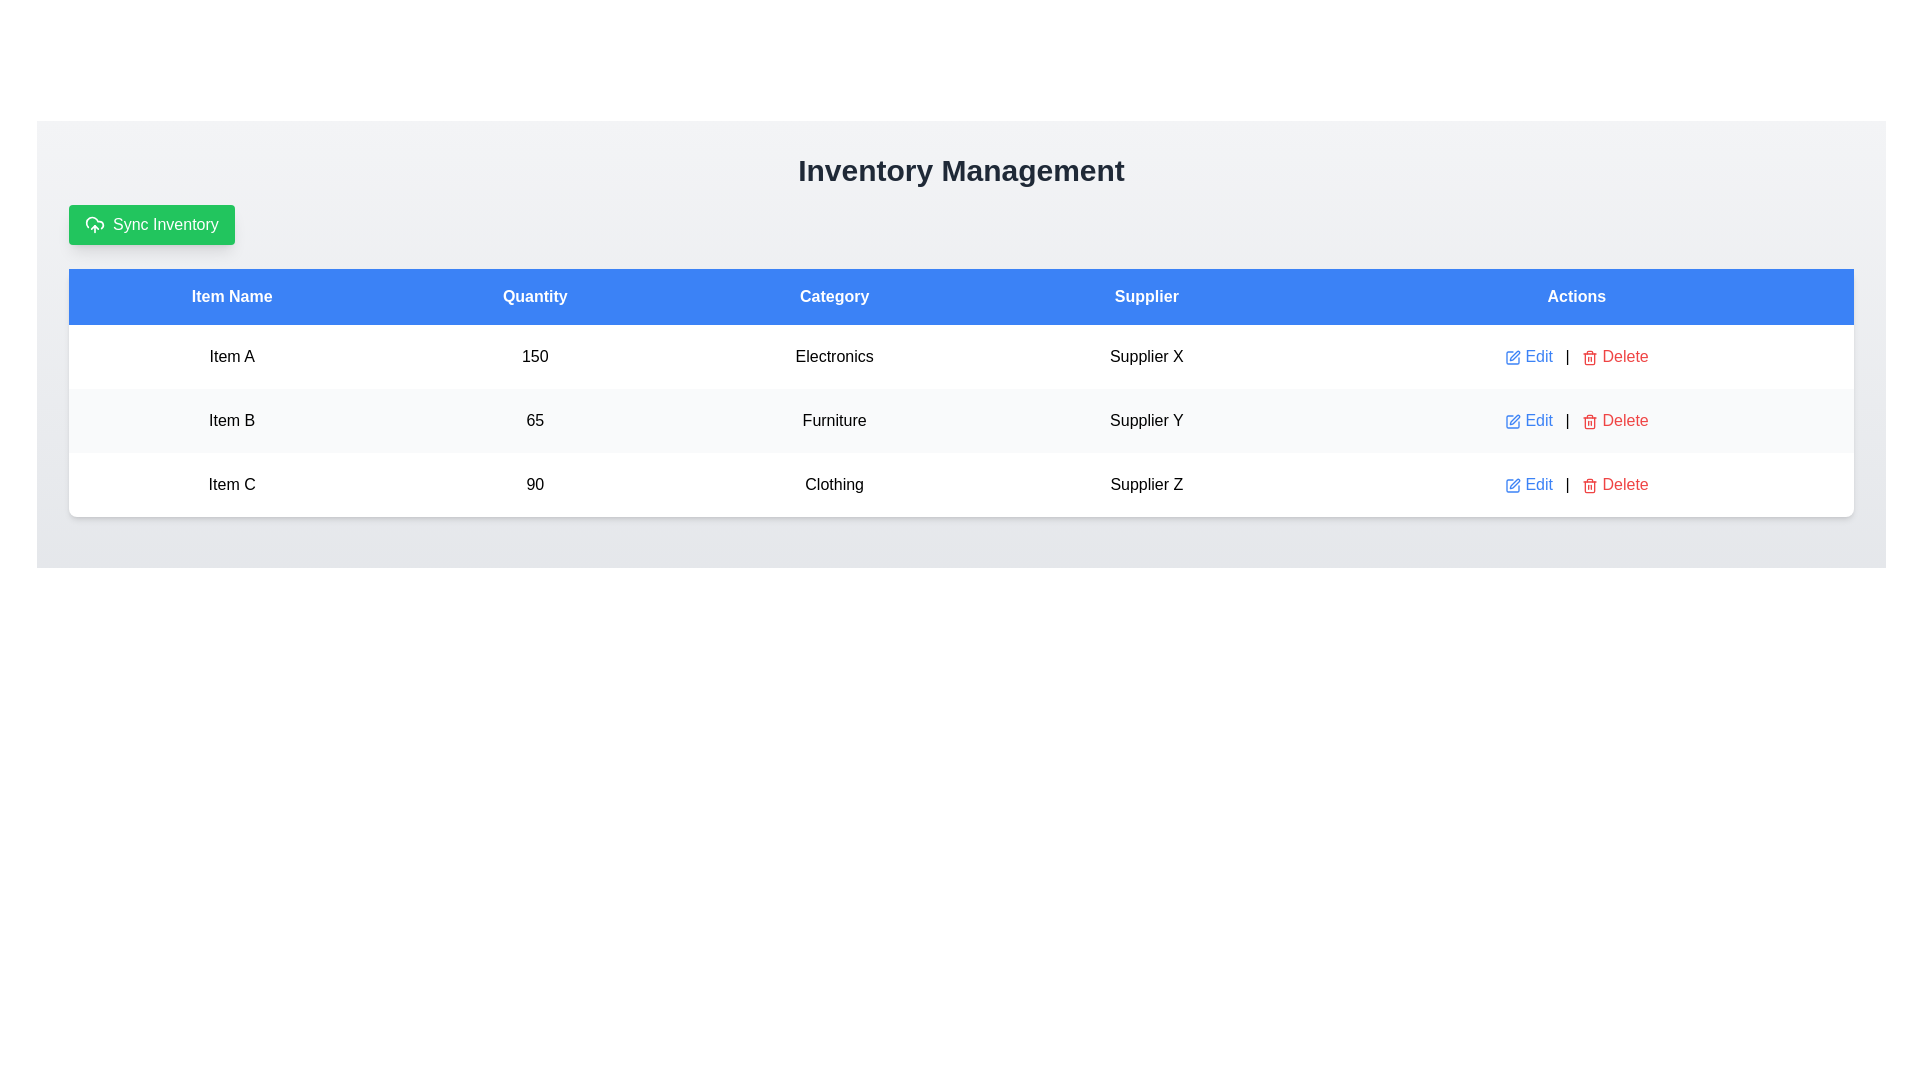 Image resolution: width=1920 pixels, height=1080 pixels. What do you see at coordinates (150, 224) in the screenshot?
I see `the synchronization button located below the 'Inventory Management' header` at bounding box center [150, 224].